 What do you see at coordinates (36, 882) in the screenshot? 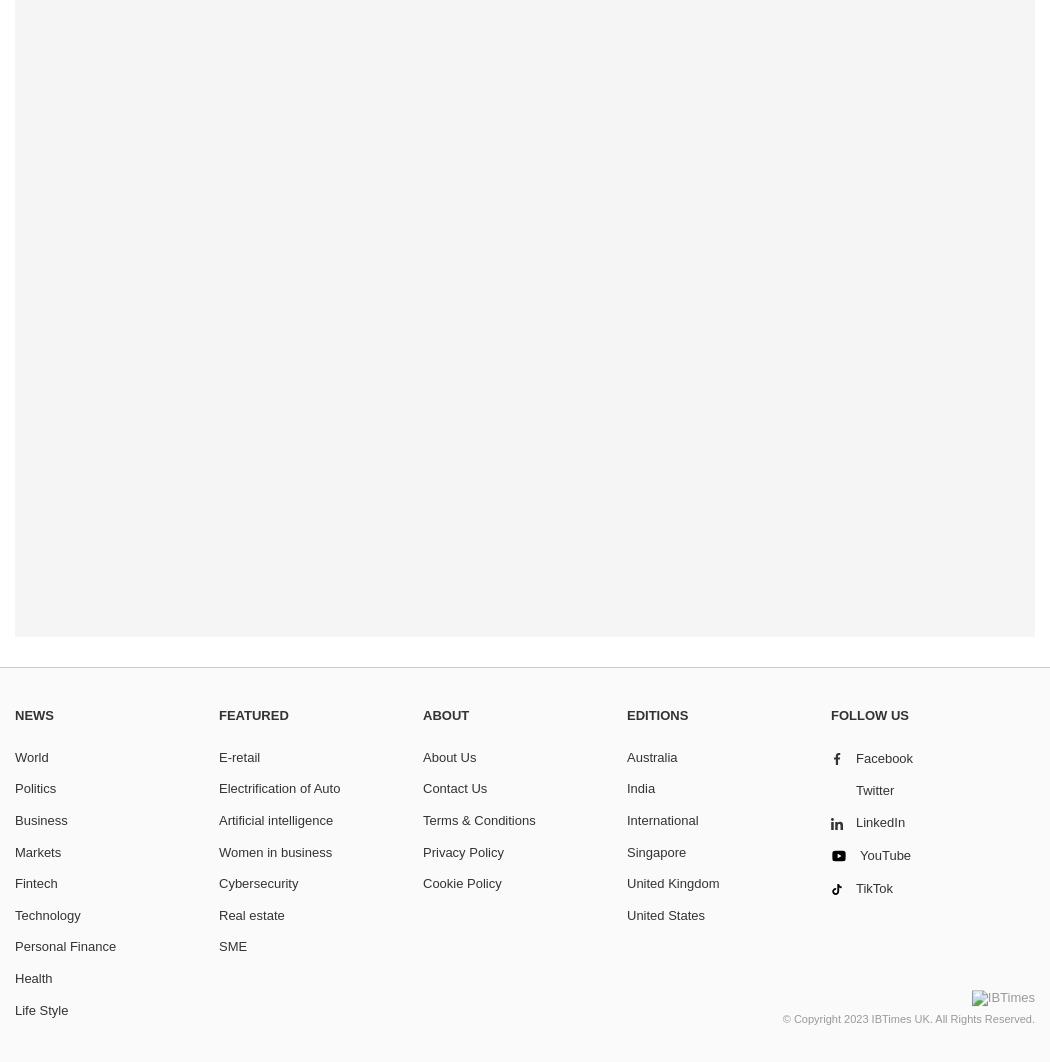
I see `'Fintech'` at bounding box center [36, 882].